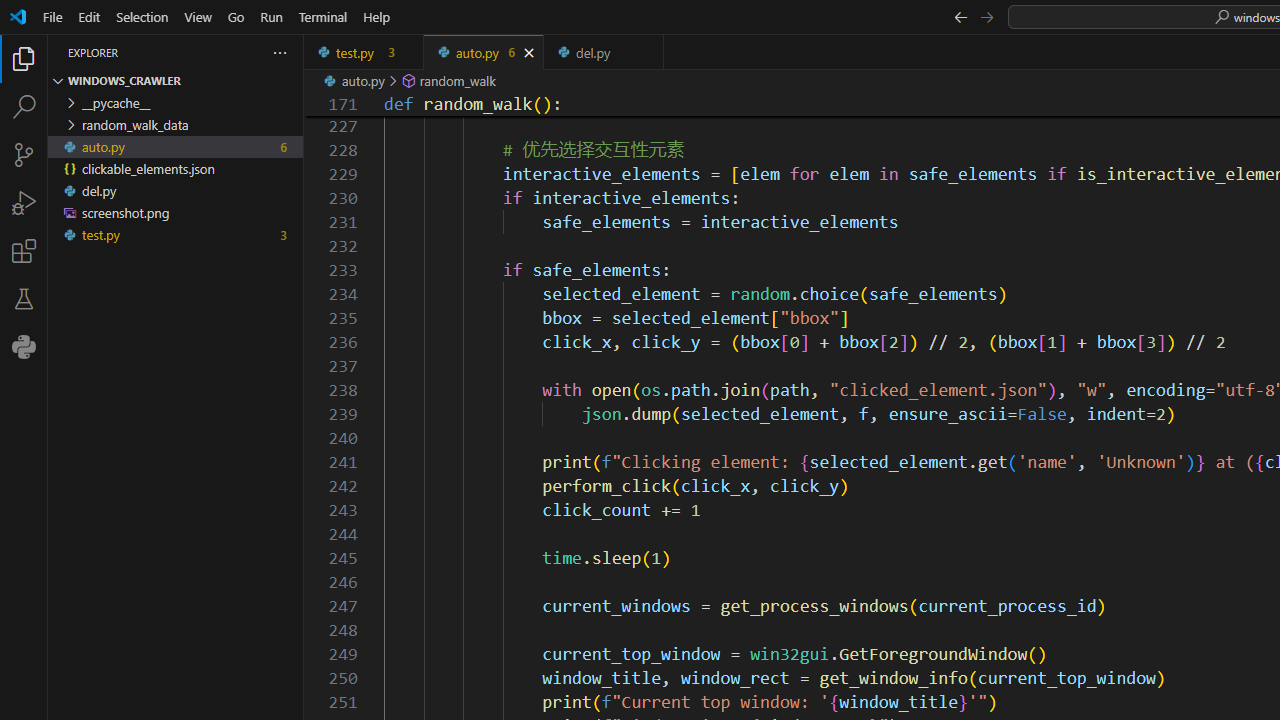  What do you see at coordinates (24, 106) in the screenshot?
I see `'Search (Ctrl+Shift+F)'` at bounding box center [24, 106].